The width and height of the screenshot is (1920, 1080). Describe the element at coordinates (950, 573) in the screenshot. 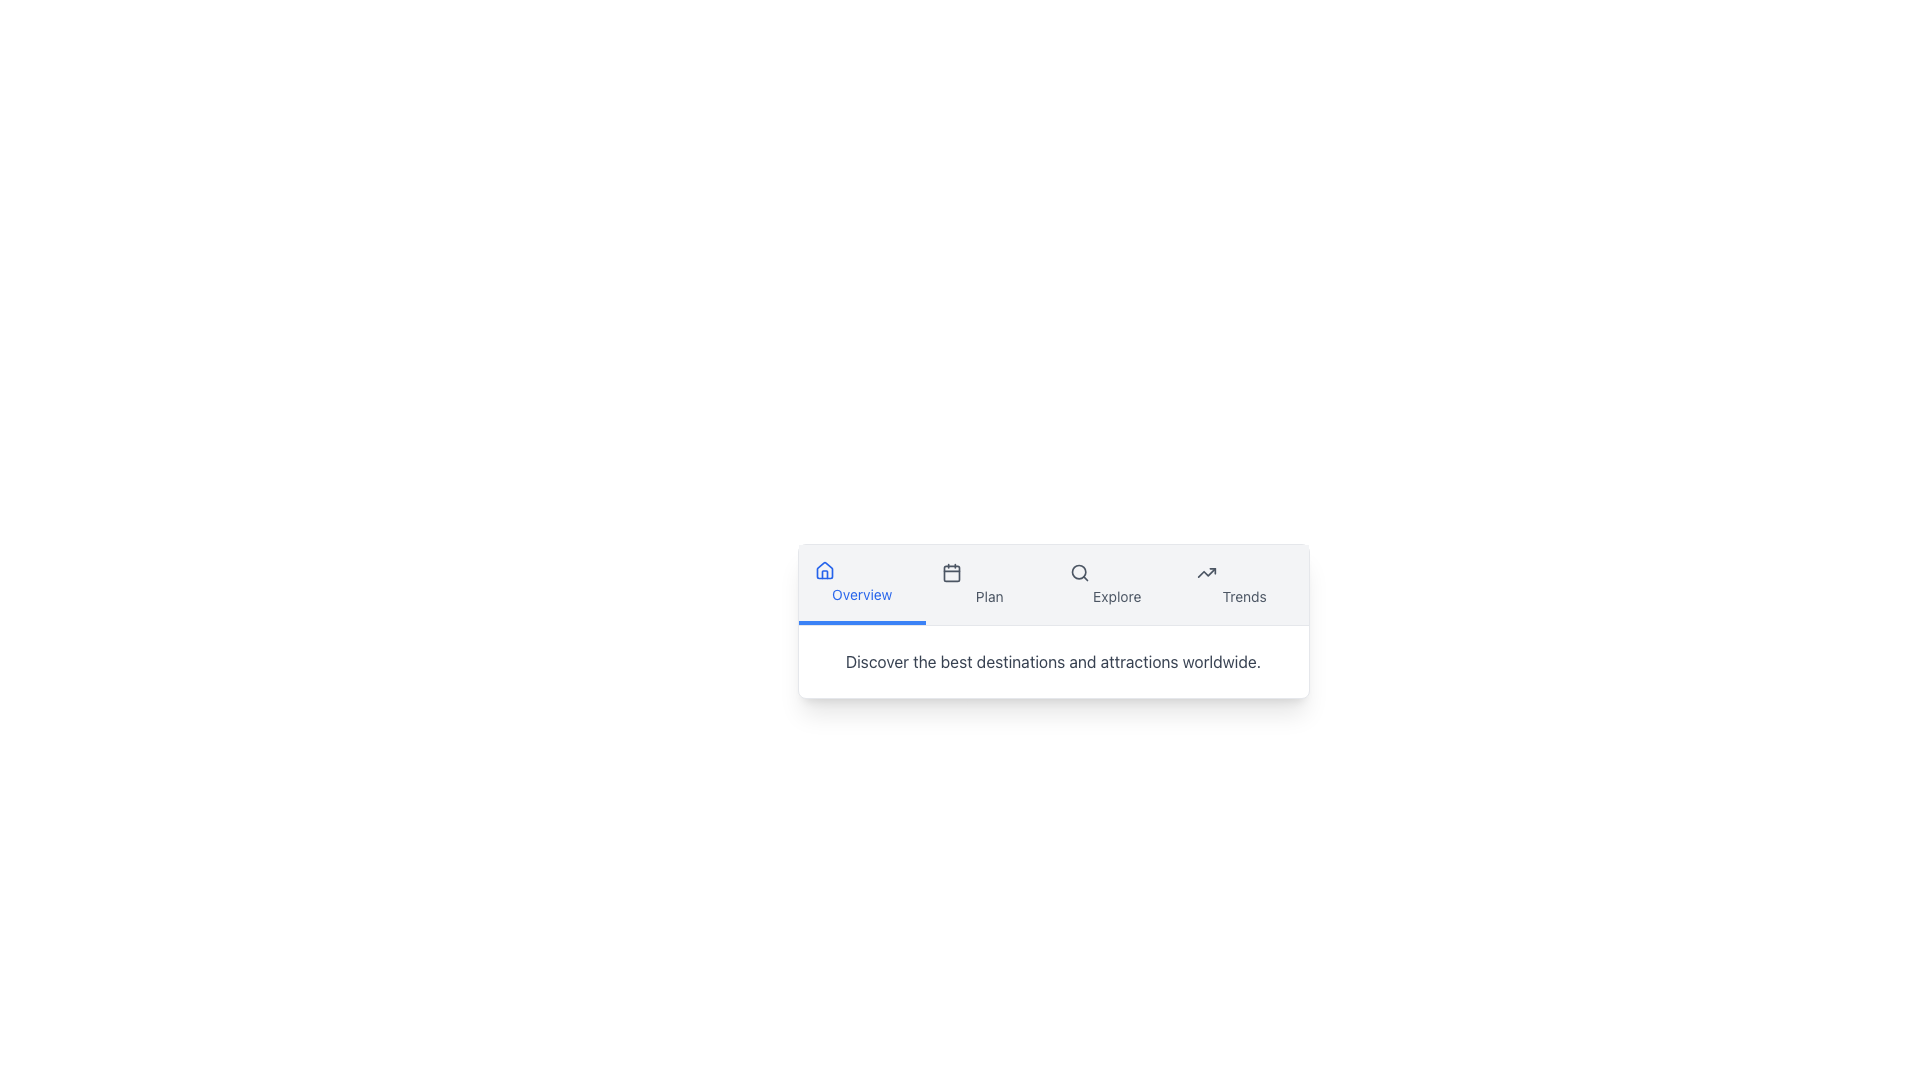

I see `the central rectangle of the calendar icon, which represents the calendar body where dates or events are displayed` at that location.